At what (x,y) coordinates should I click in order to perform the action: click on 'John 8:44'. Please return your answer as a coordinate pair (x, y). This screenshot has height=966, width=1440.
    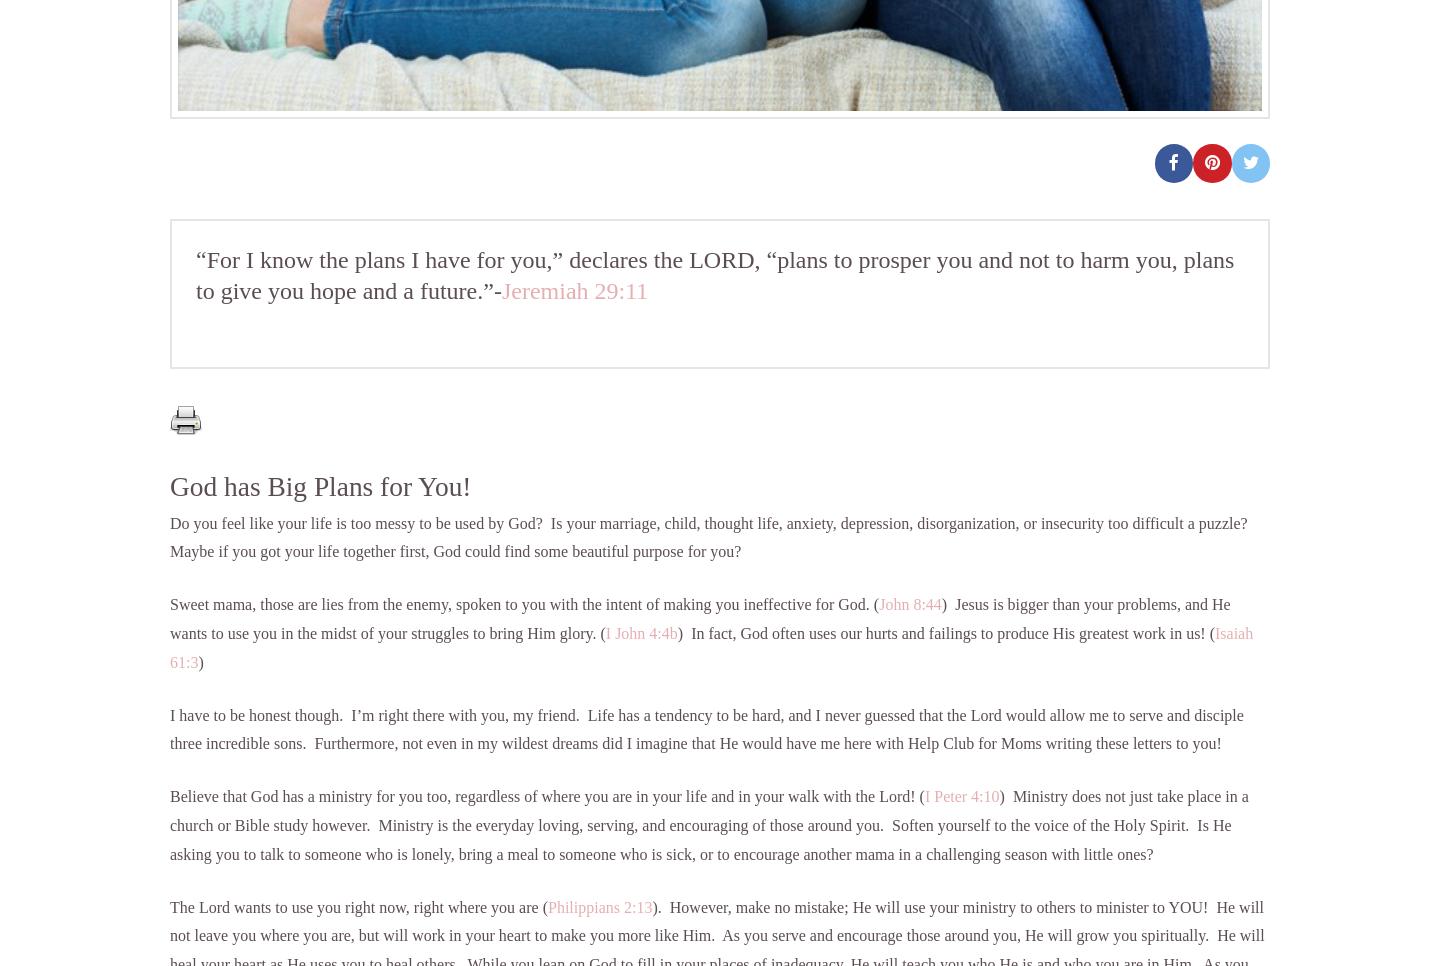
    Looking at the image, I should click on (877, 604).